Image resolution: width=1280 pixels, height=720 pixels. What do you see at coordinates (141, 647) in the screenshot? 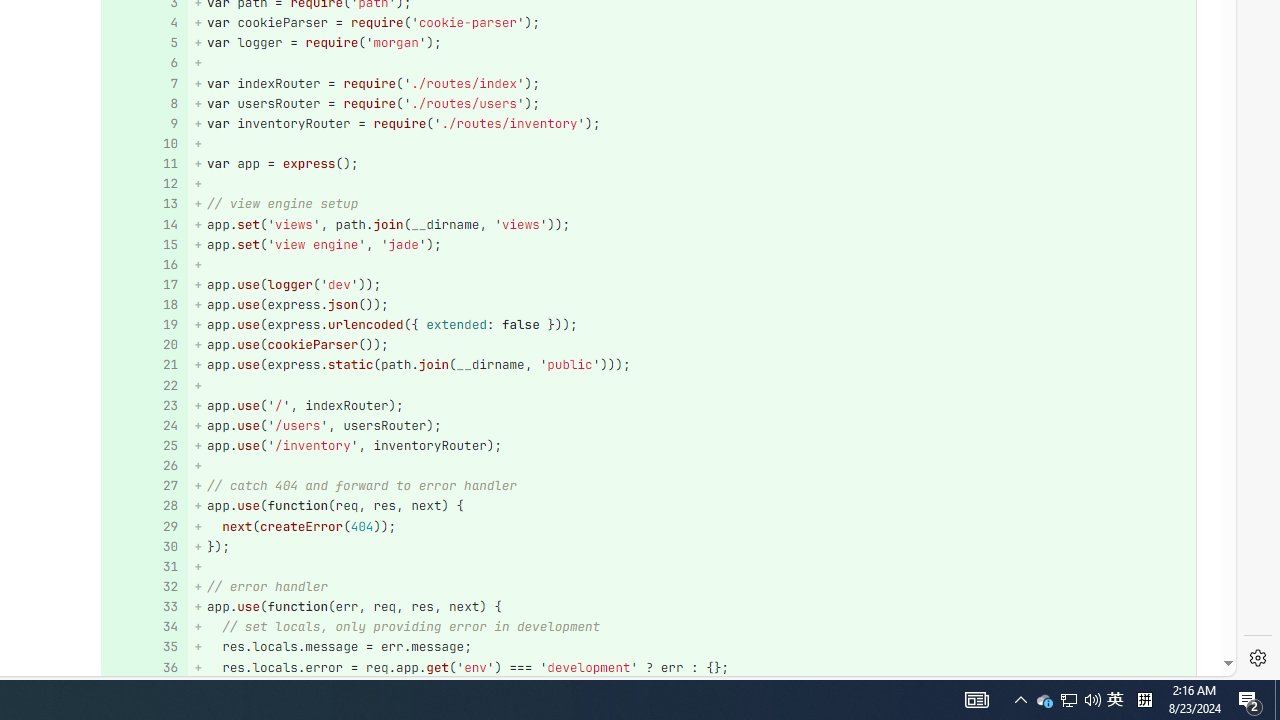
I see `'35'` at bounding box center [141, 647].